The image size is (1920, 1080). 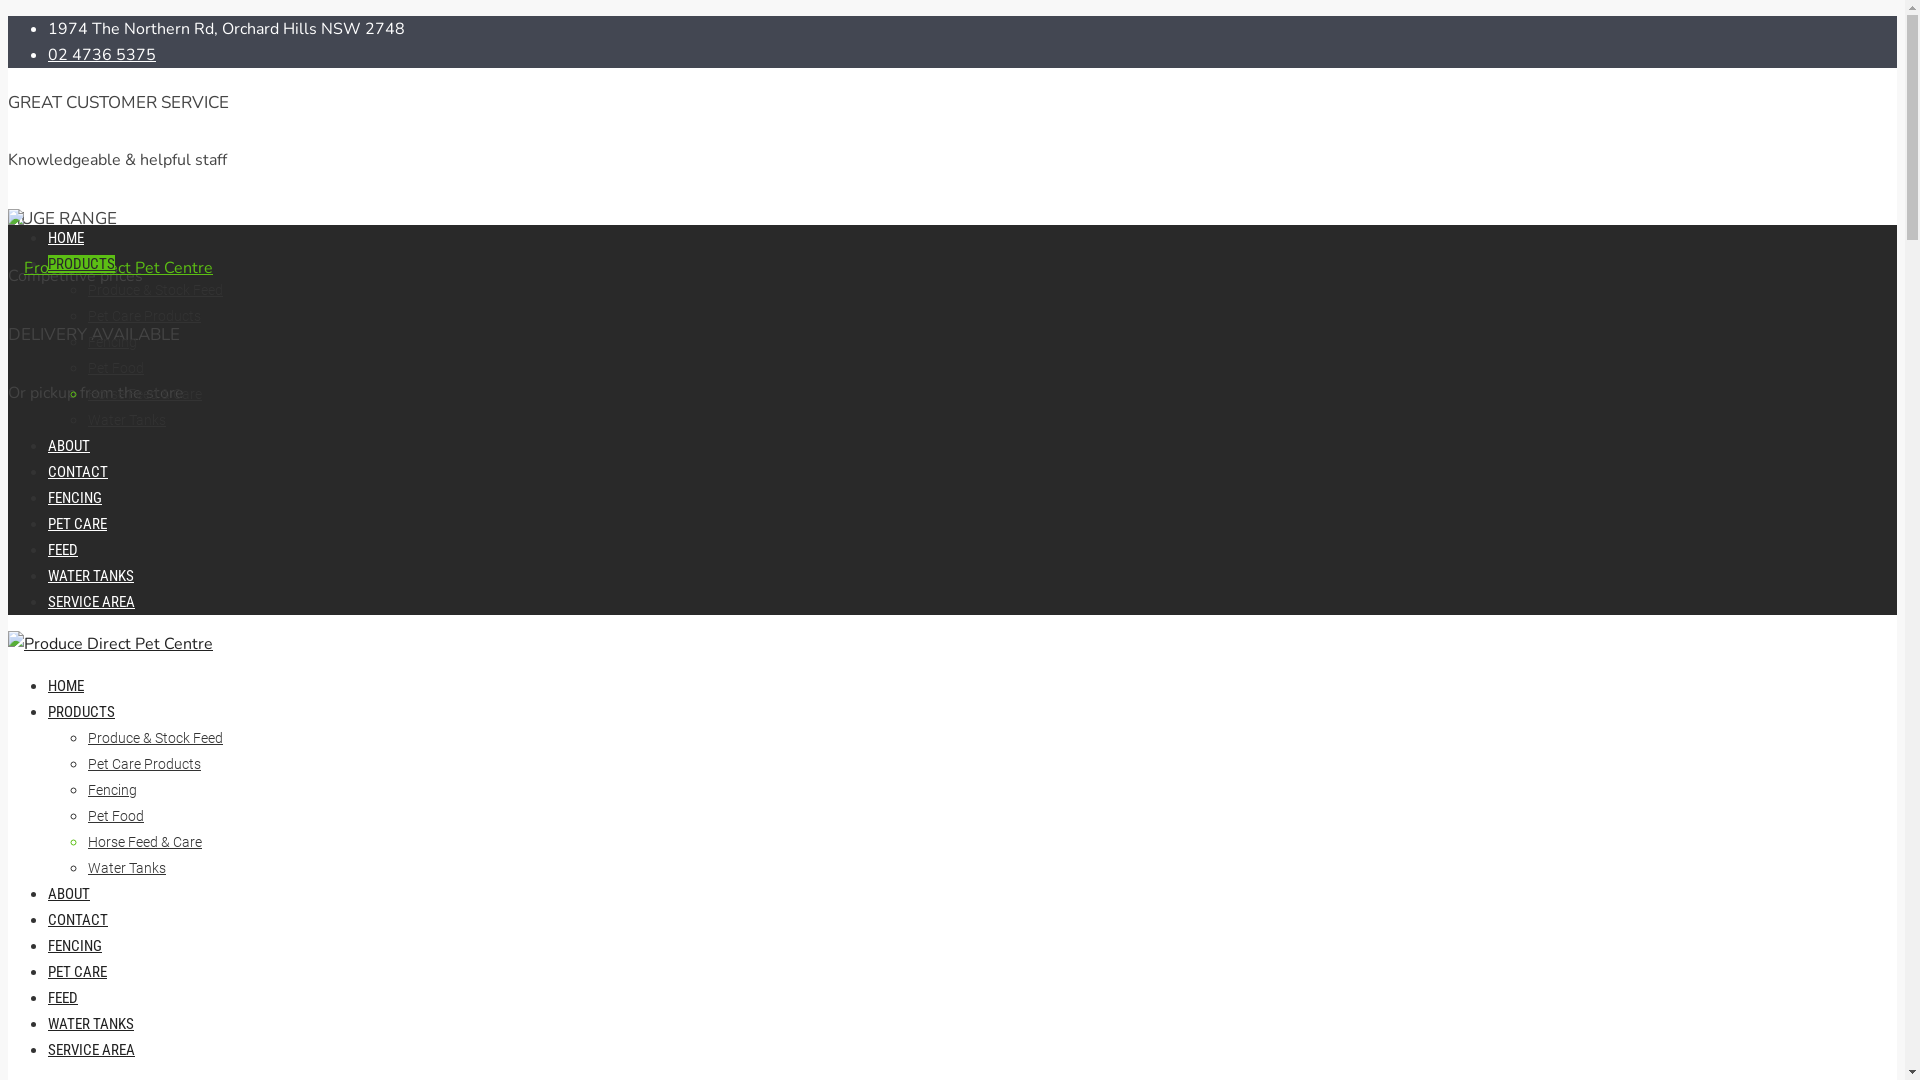 I want to click on 'Horse Feed & Care', so click(x=143, y=393).